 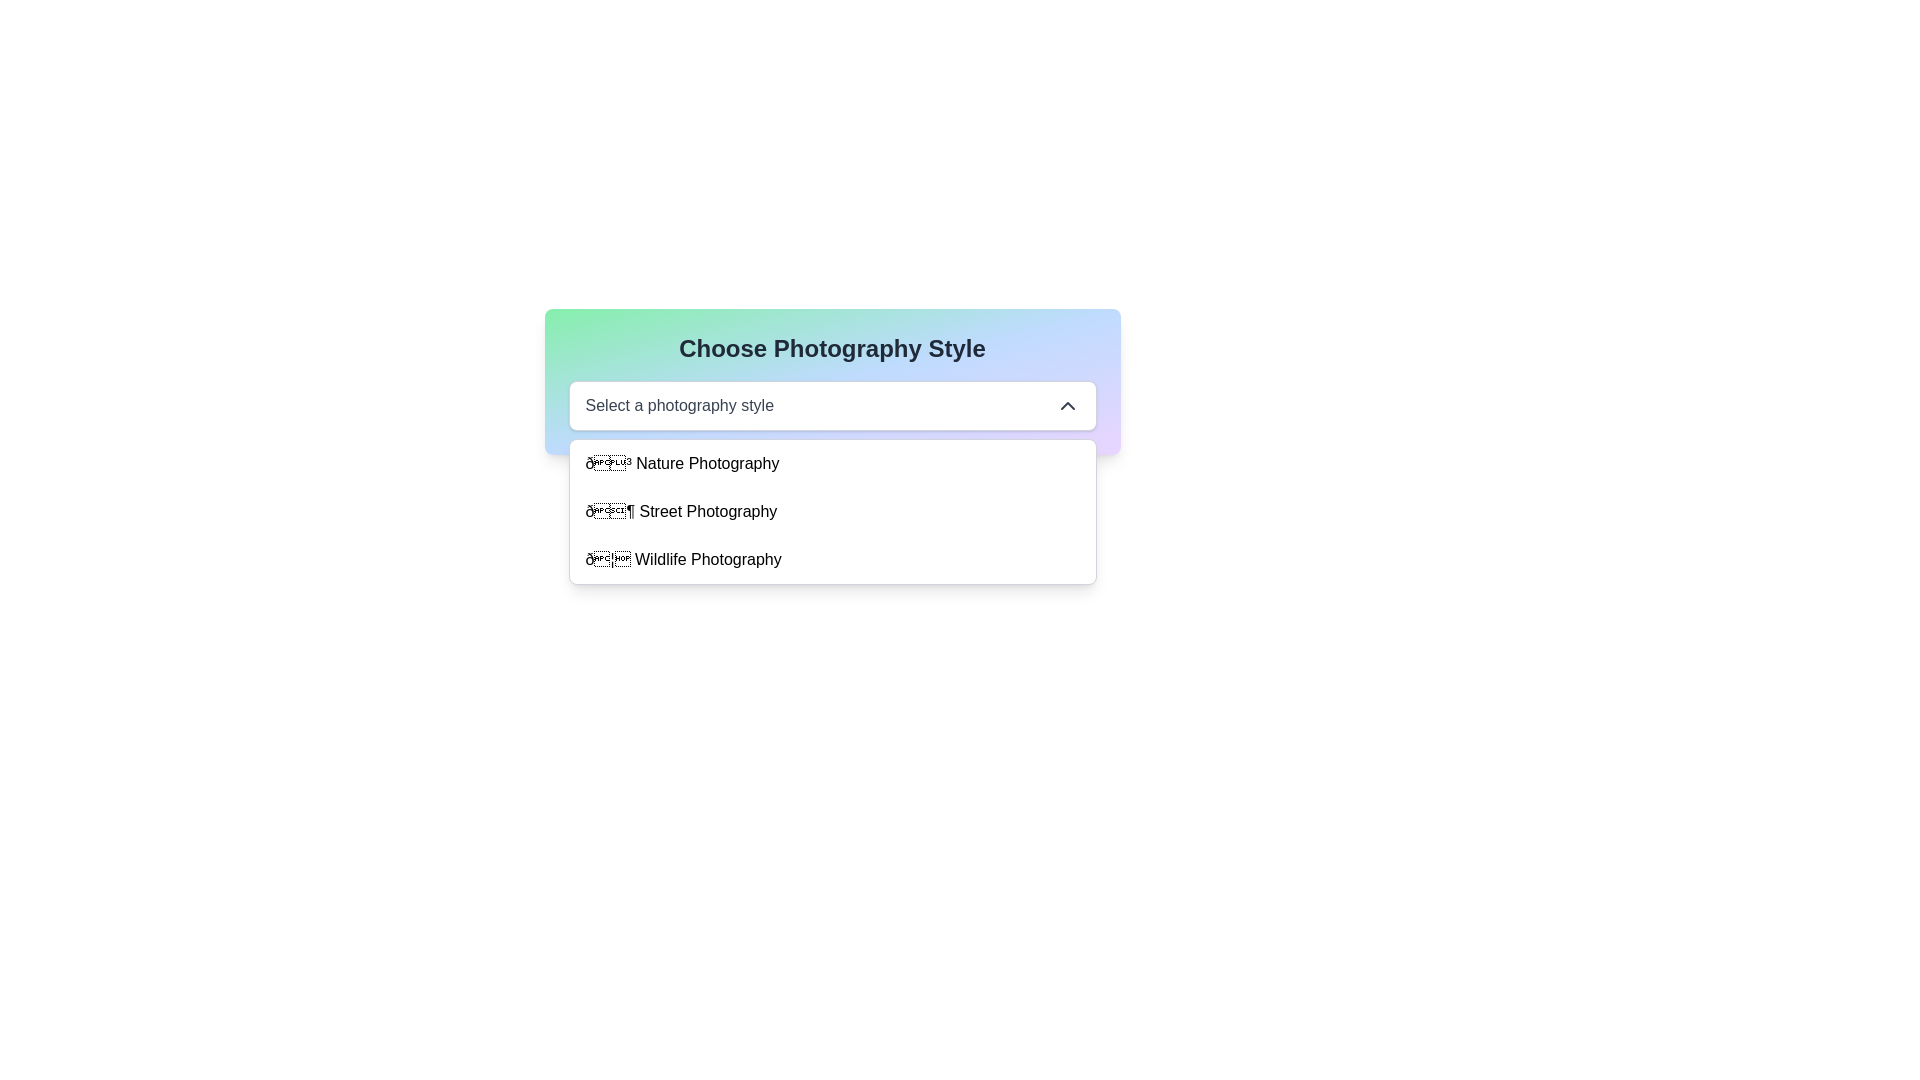 I want to click on the 'Wildlife Photography' option in the dropdown menu, so click(x=832, y=559).